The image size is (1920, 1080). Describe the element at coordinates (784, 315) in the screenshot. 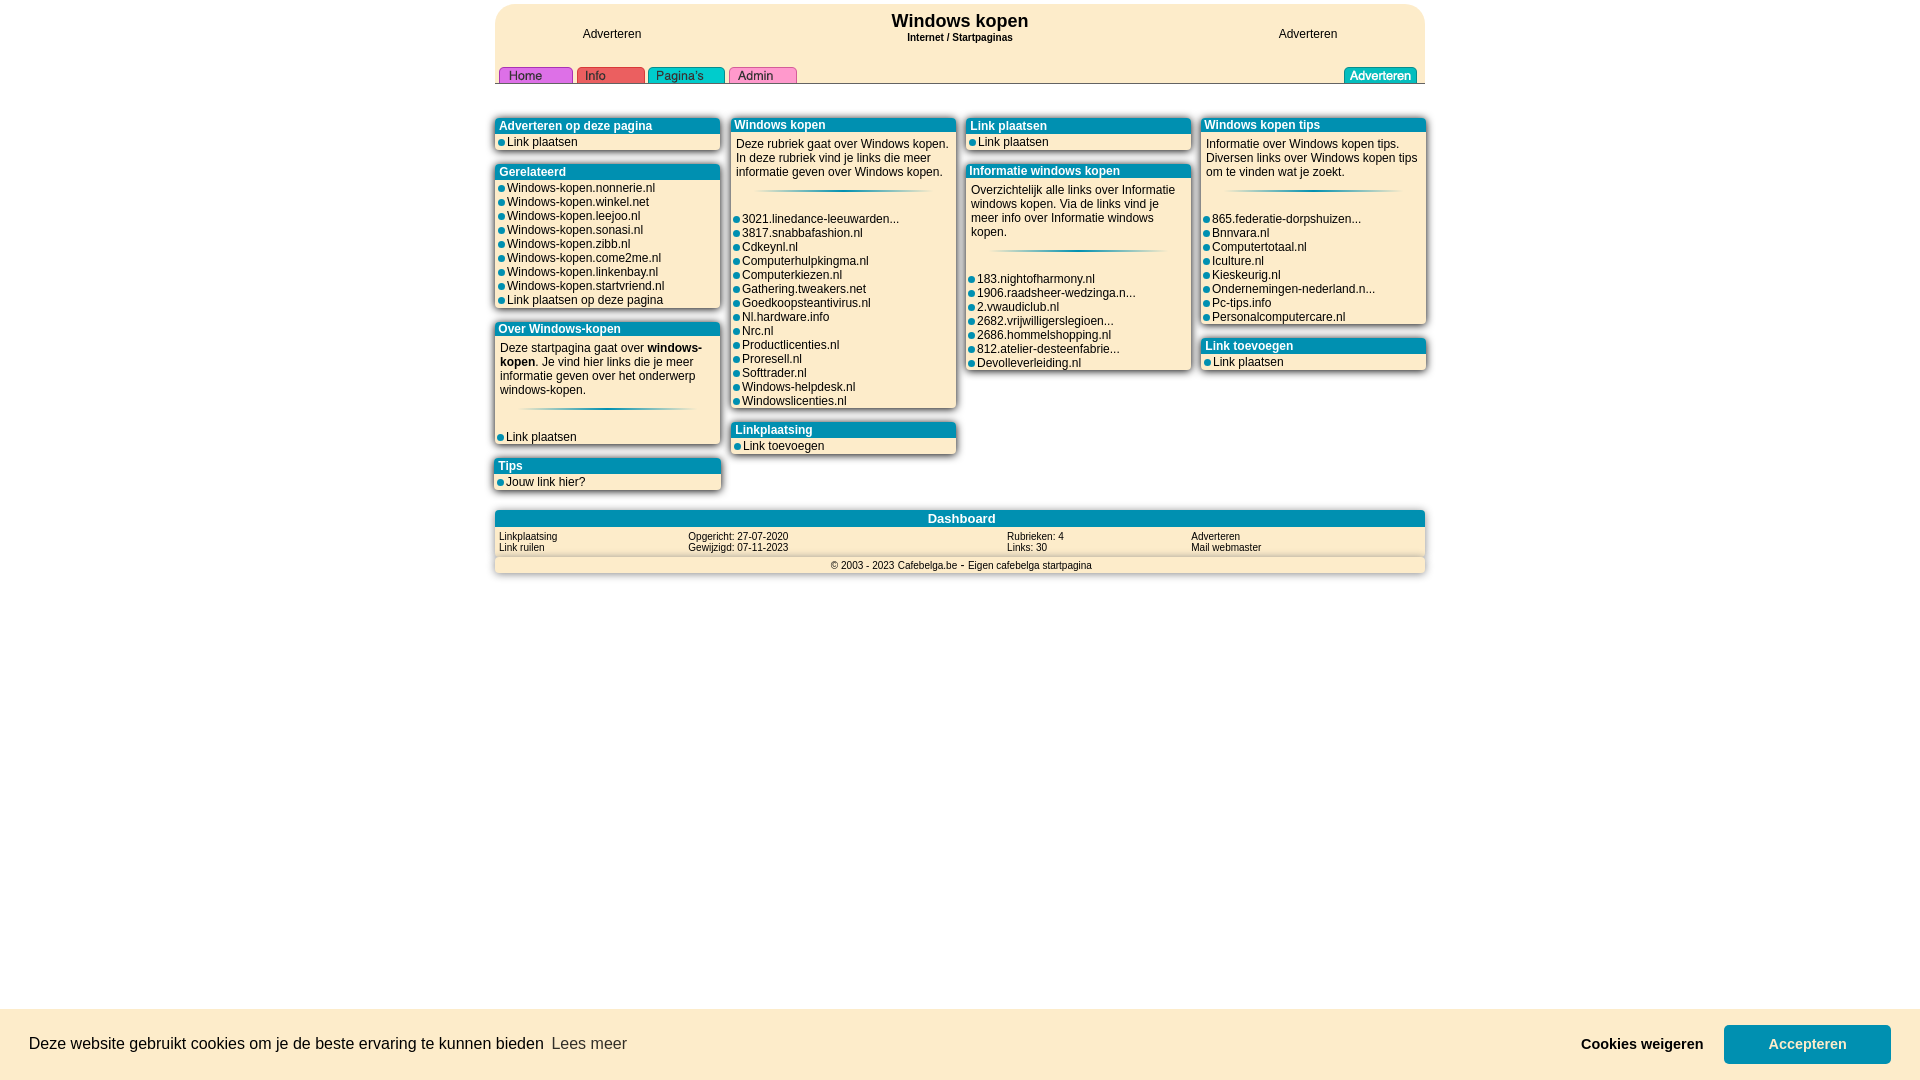

I see `'Nl.hardware.info'` at that location.